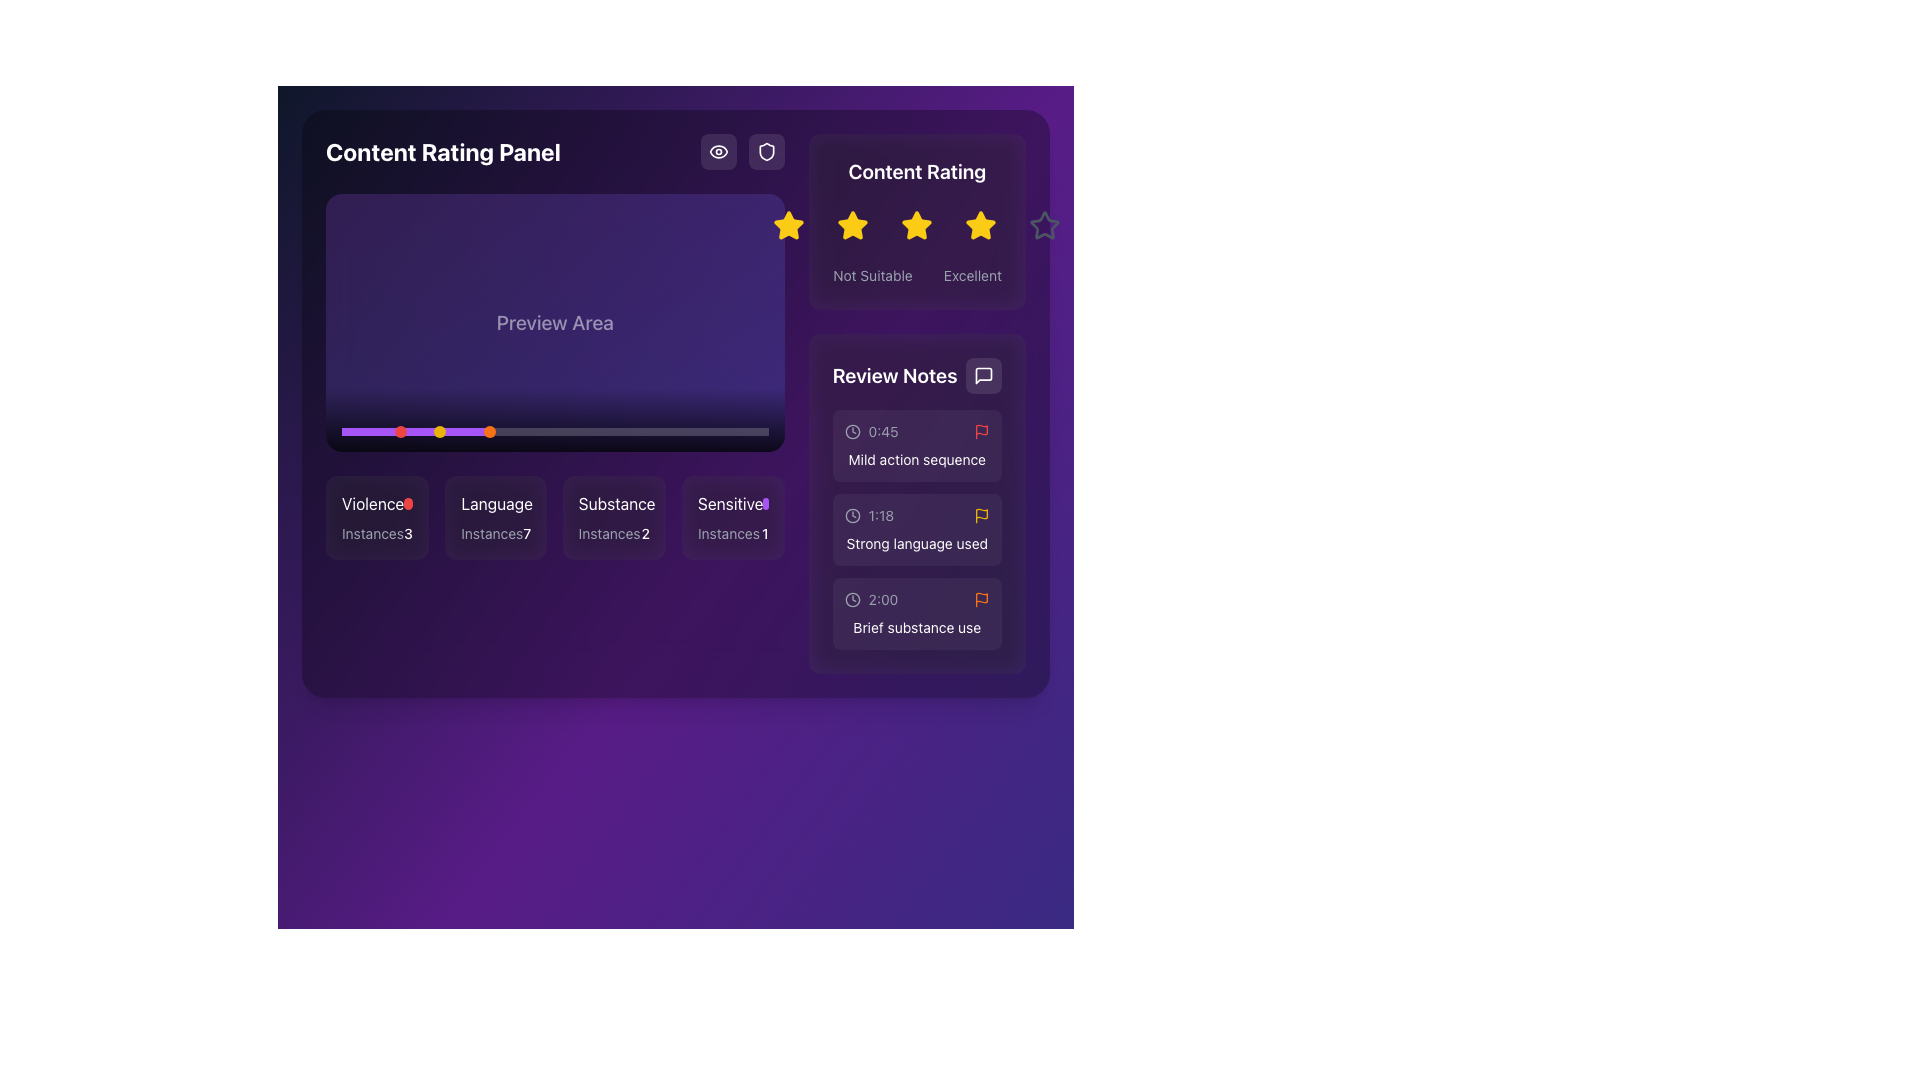  I want to click on the fourth star in the rating UI component, so click(981, 225).